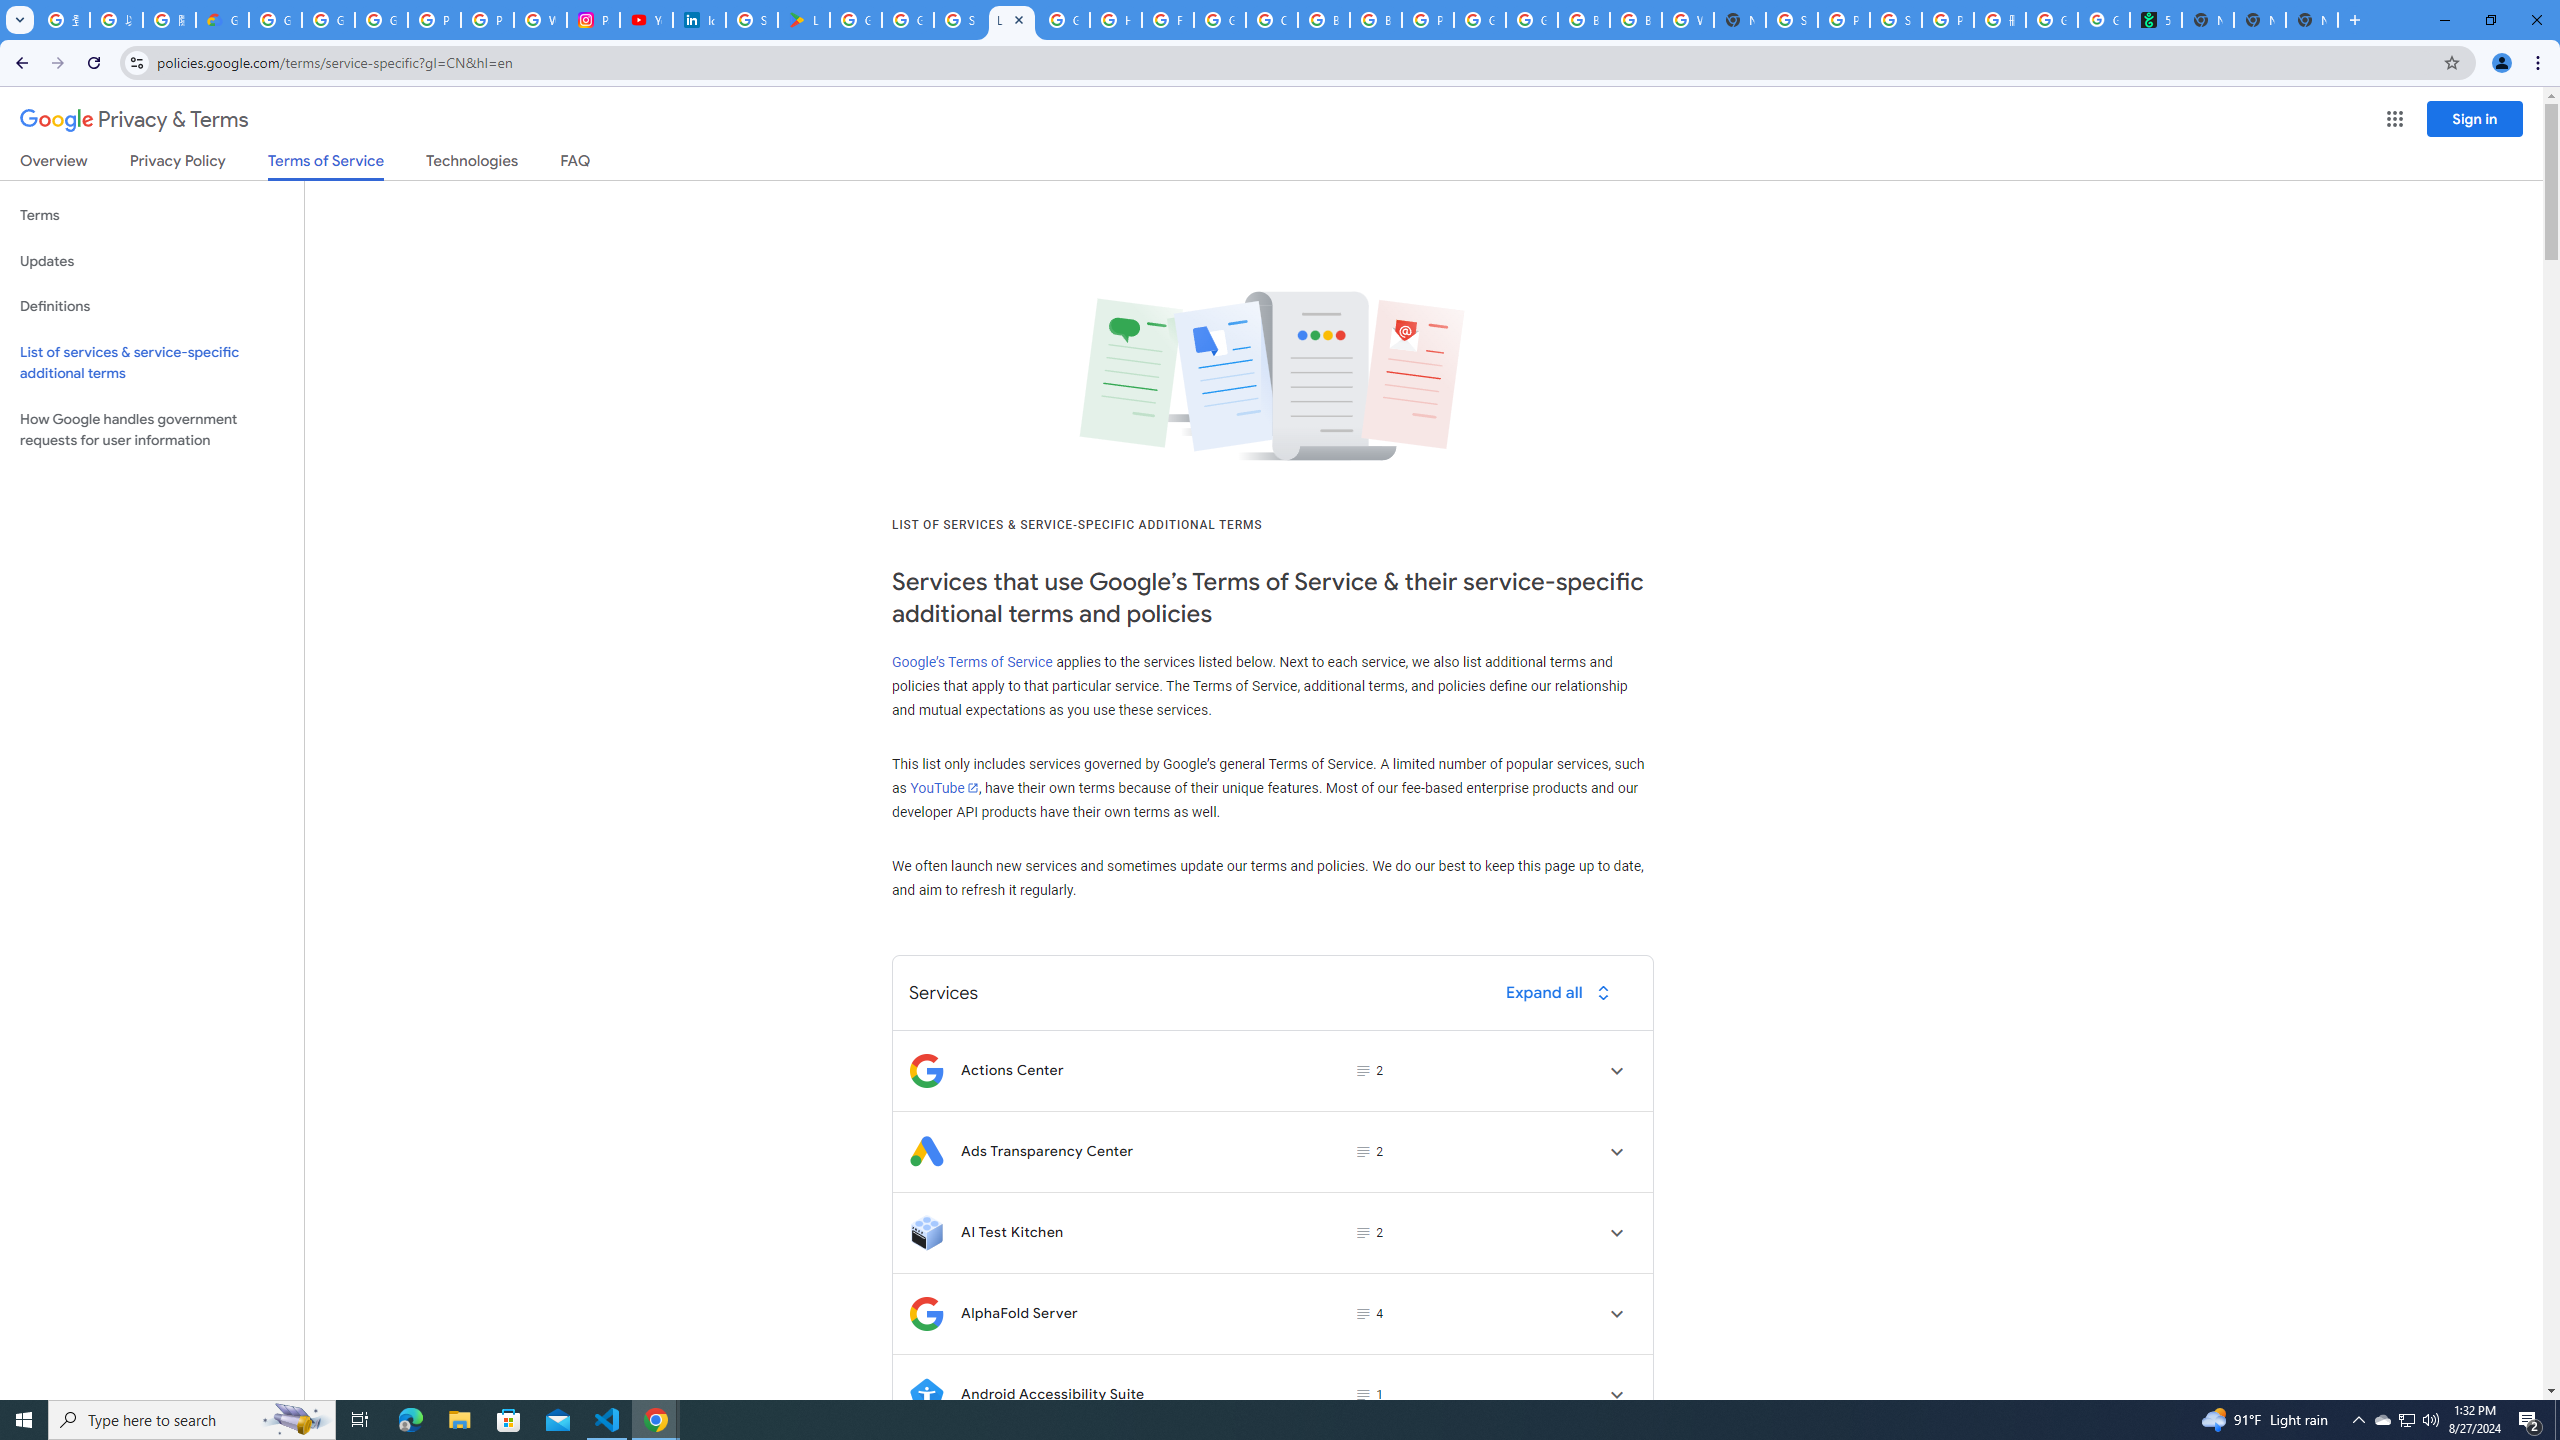  I want to click on 'Sign in - Google Accounts', so click(959, 19).